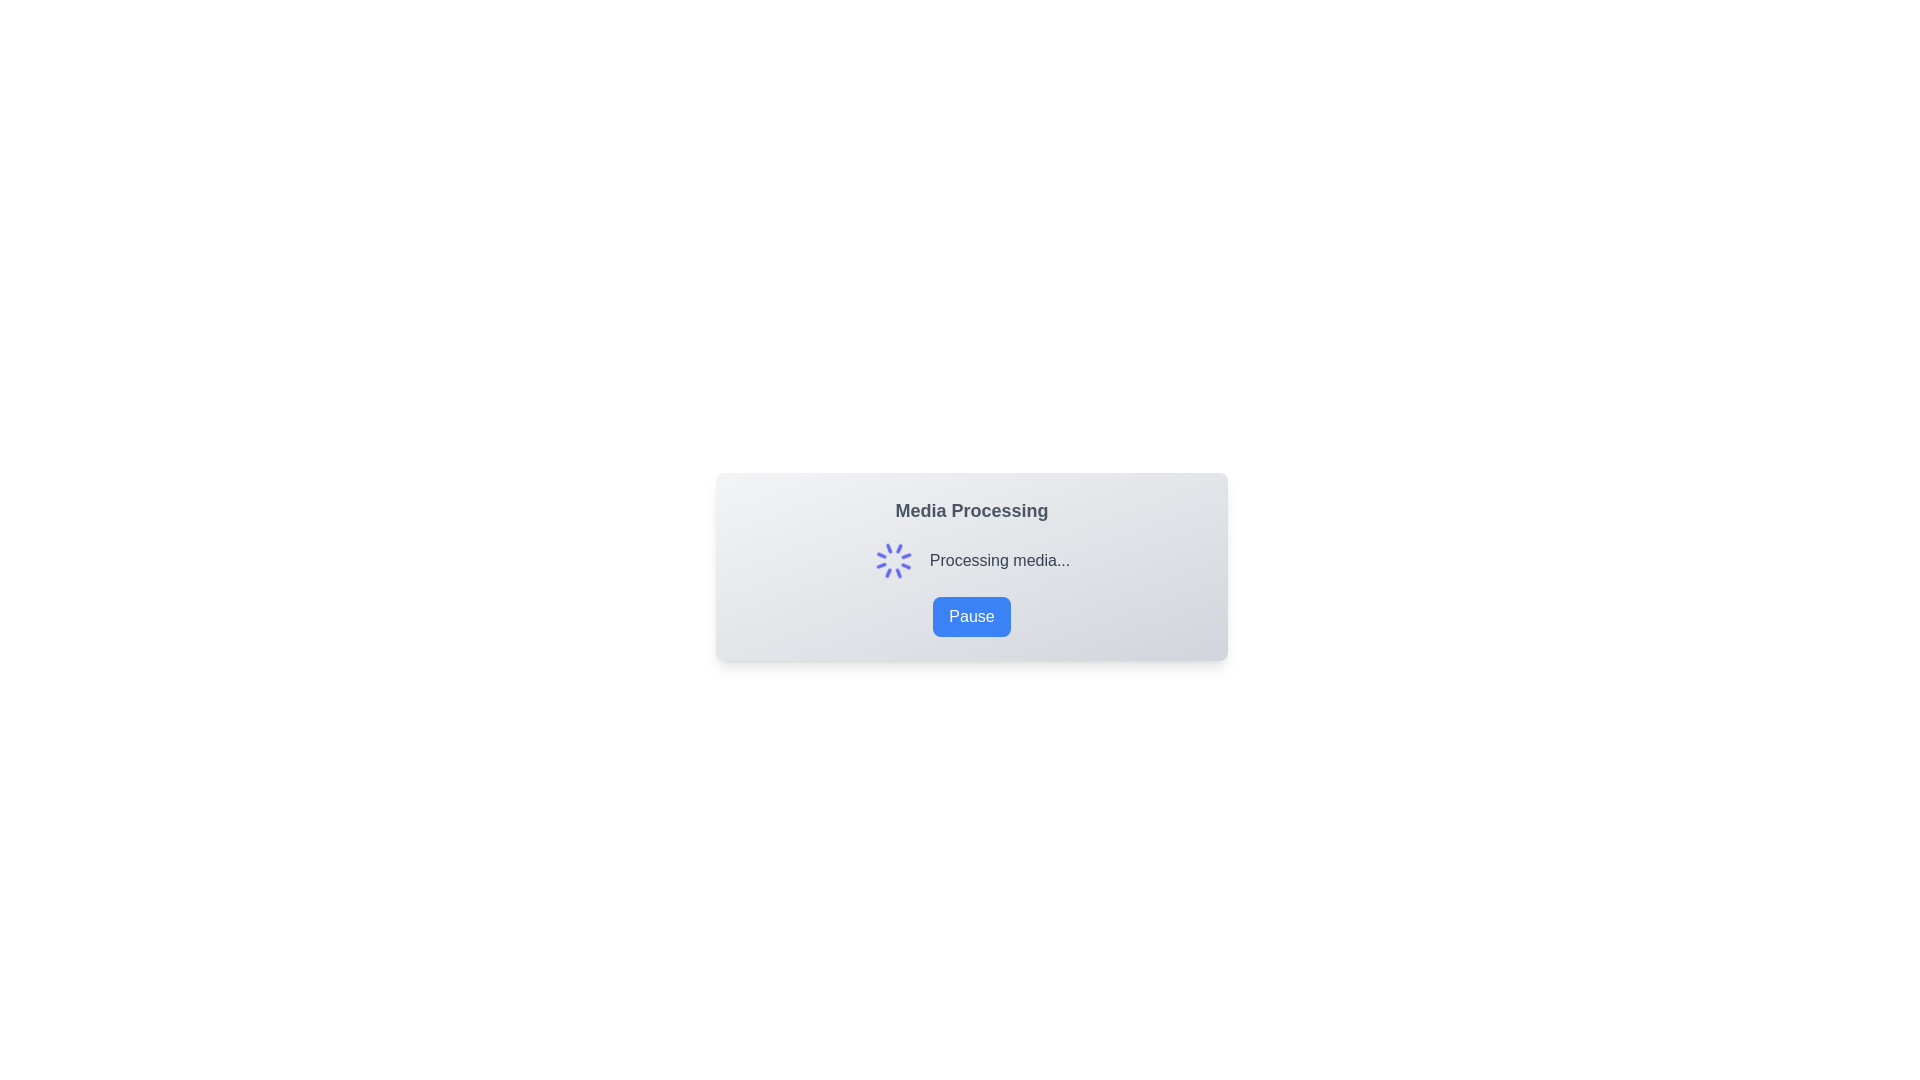 The height and width of the screenshot is (1080, 1920). Describe the element at coordinates (971, 616) in the screenshot. I see `the 'Pause' button with rounded corners and a bright blue background` at that location.